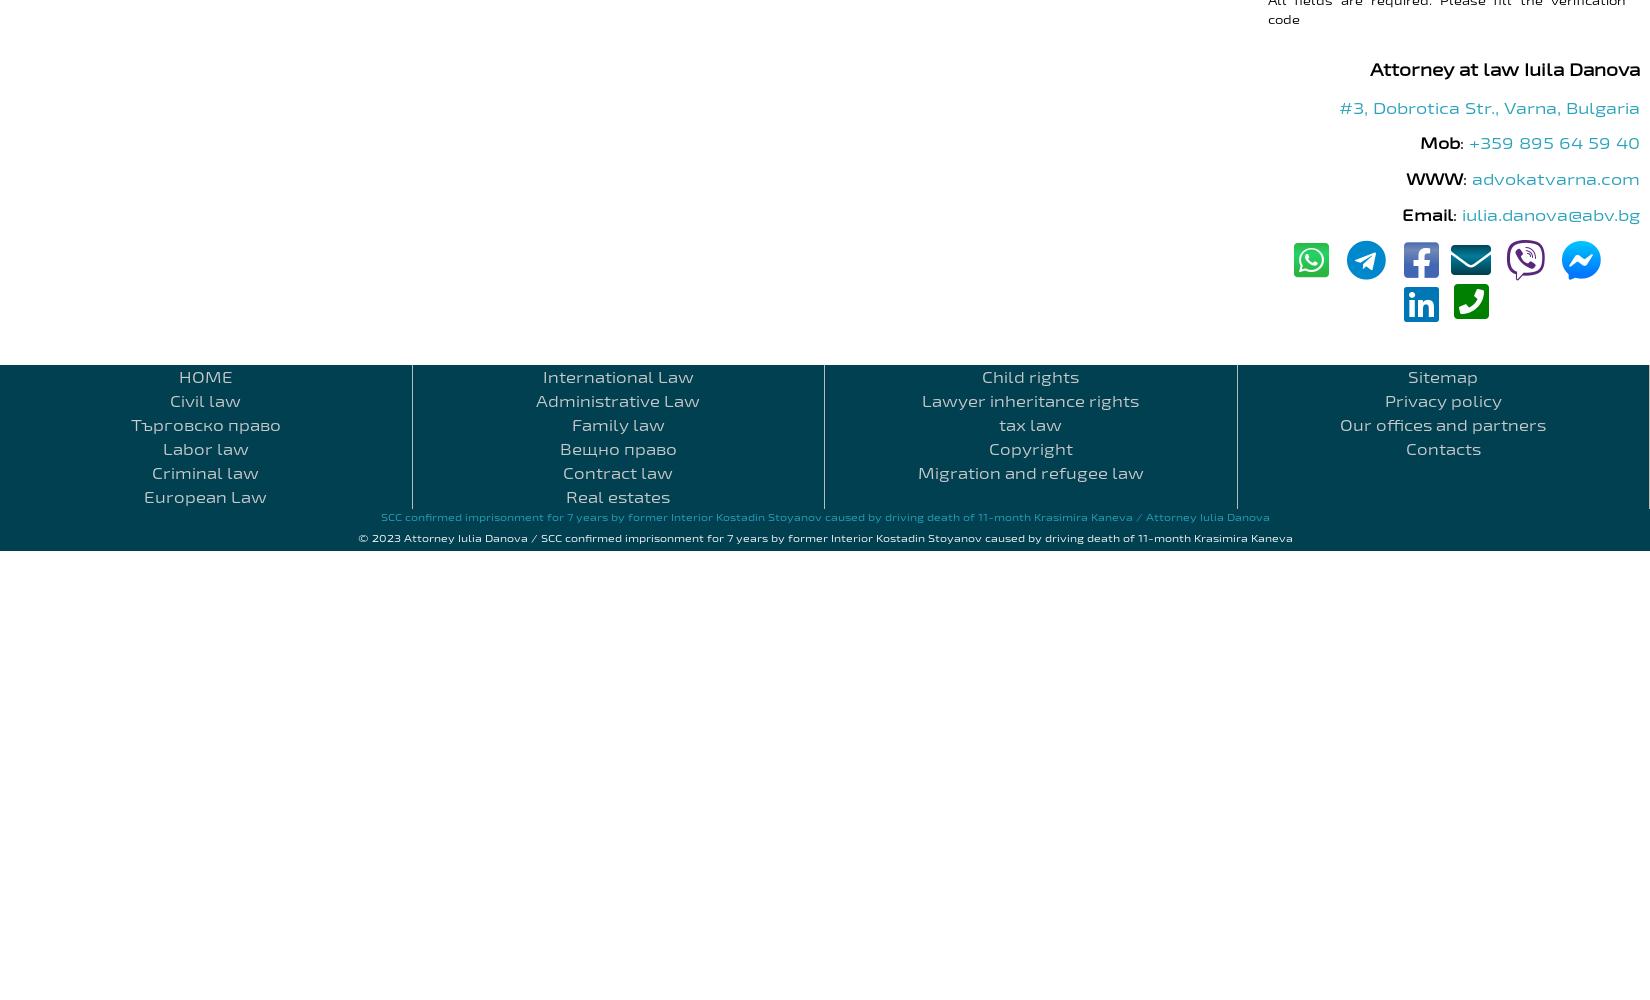 Image resolution: width=1650 pixels, height=1000 pixels. What do you see at coordinates (1438, 142) in the screenshot?
I see `'Mob'` at bounding box center [1438, 142].